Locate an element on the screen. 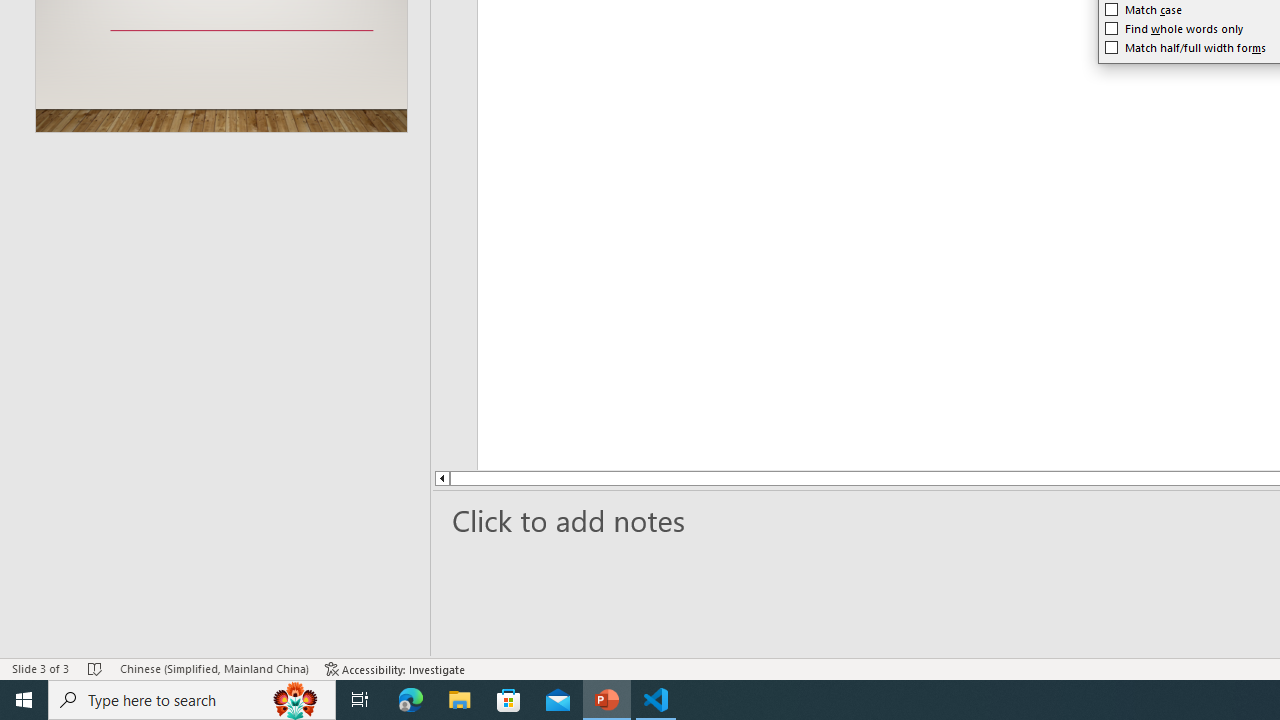  'PowerPoint - 1 running window' is located at coordinates (606, 698).